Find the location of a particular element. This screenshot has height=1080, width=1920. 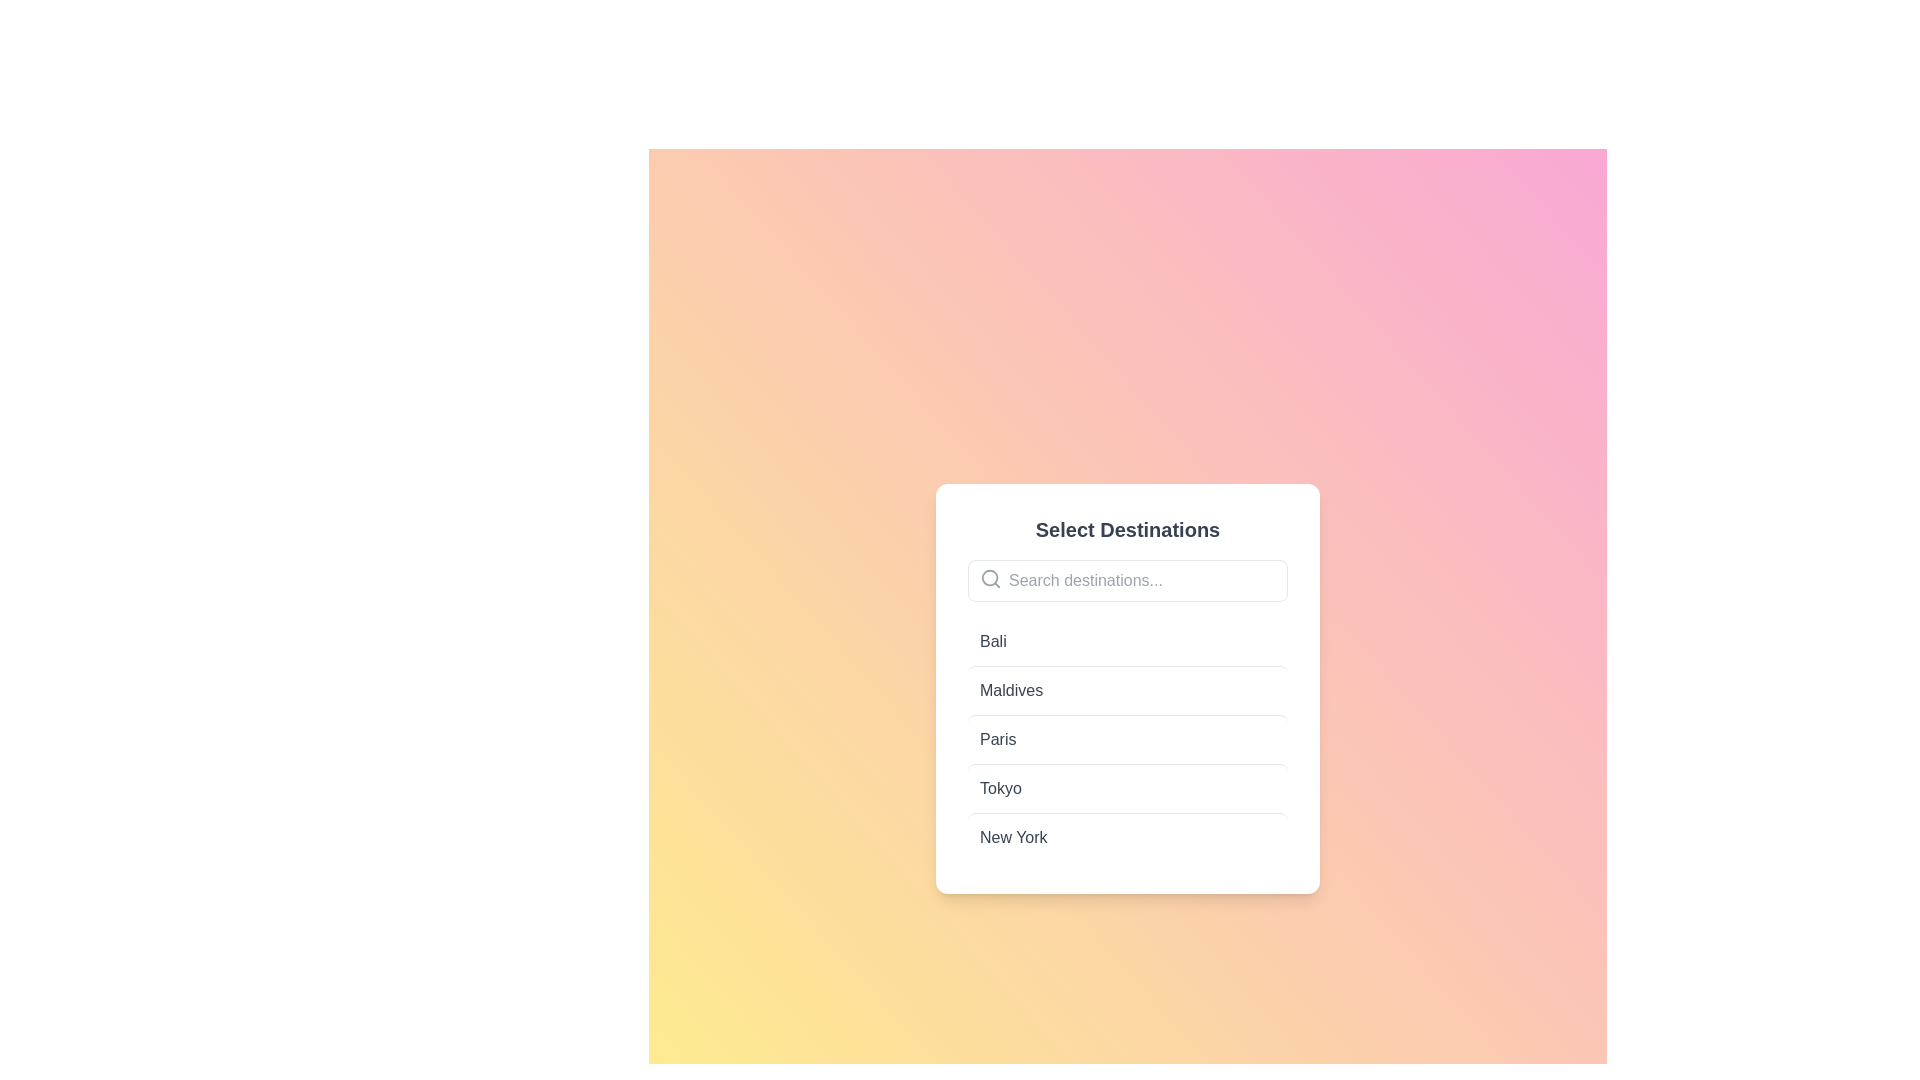

the text label indicating the destination 'Maldives' in the second row of the 'Select Destinations' dropdown component is located at coordinates (1011, 689).